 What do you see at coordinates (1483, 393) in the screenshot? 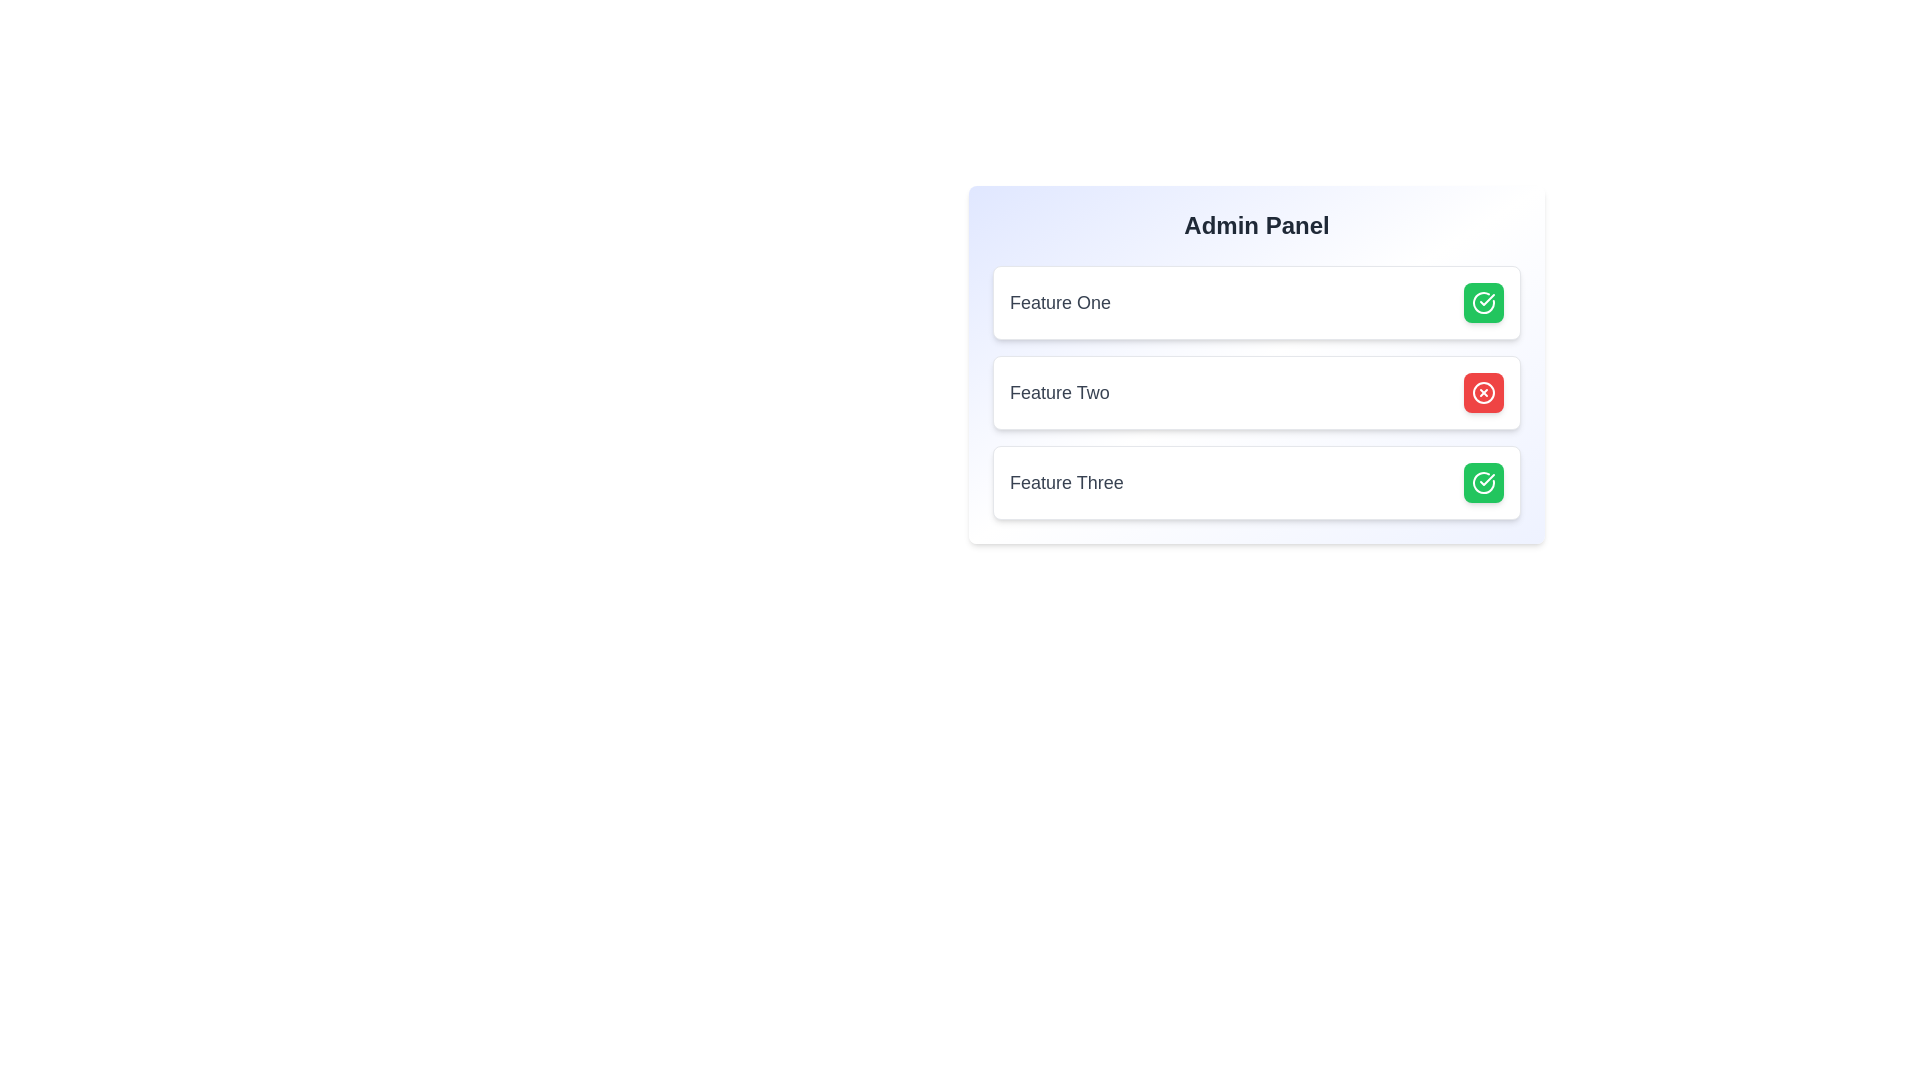
I see `the icon for Feature Two` at bounding box center [1483, 393].